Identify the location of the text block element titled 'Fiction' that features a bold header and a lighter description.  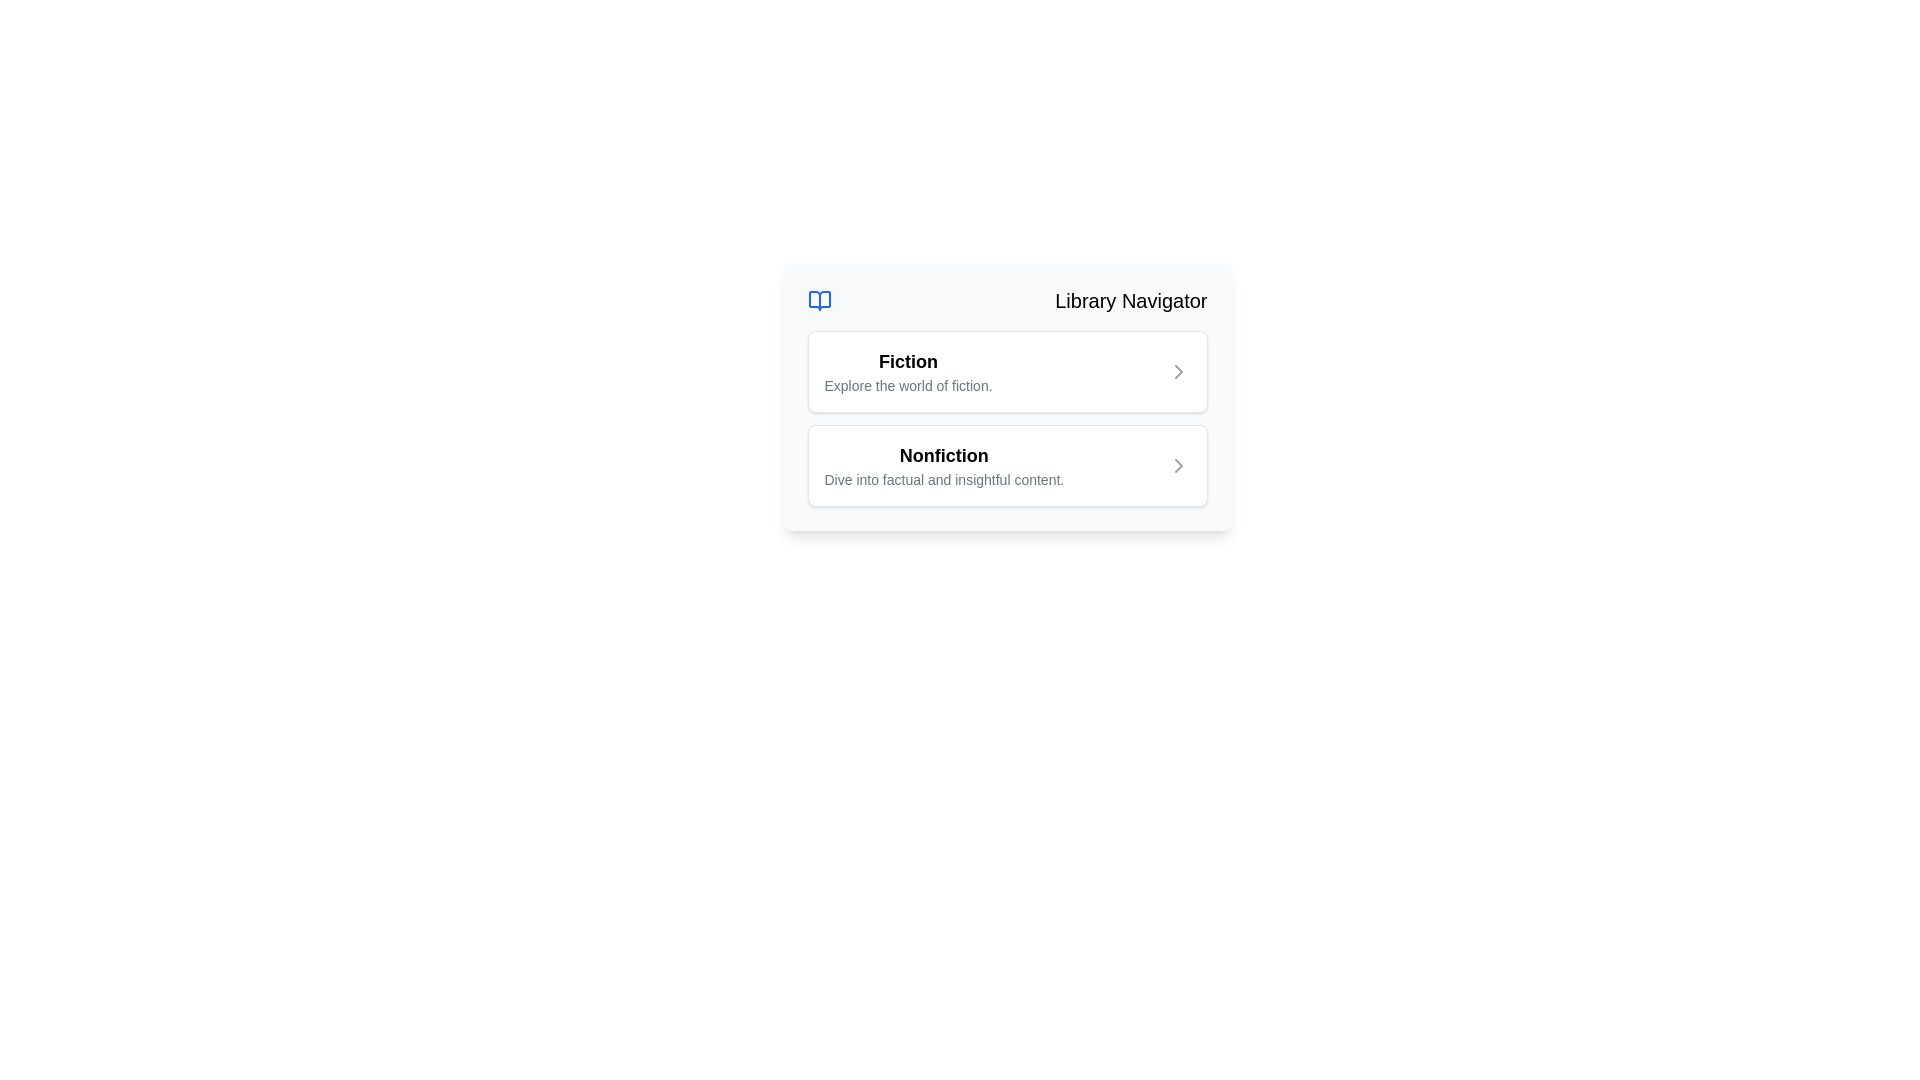
(907, 371).